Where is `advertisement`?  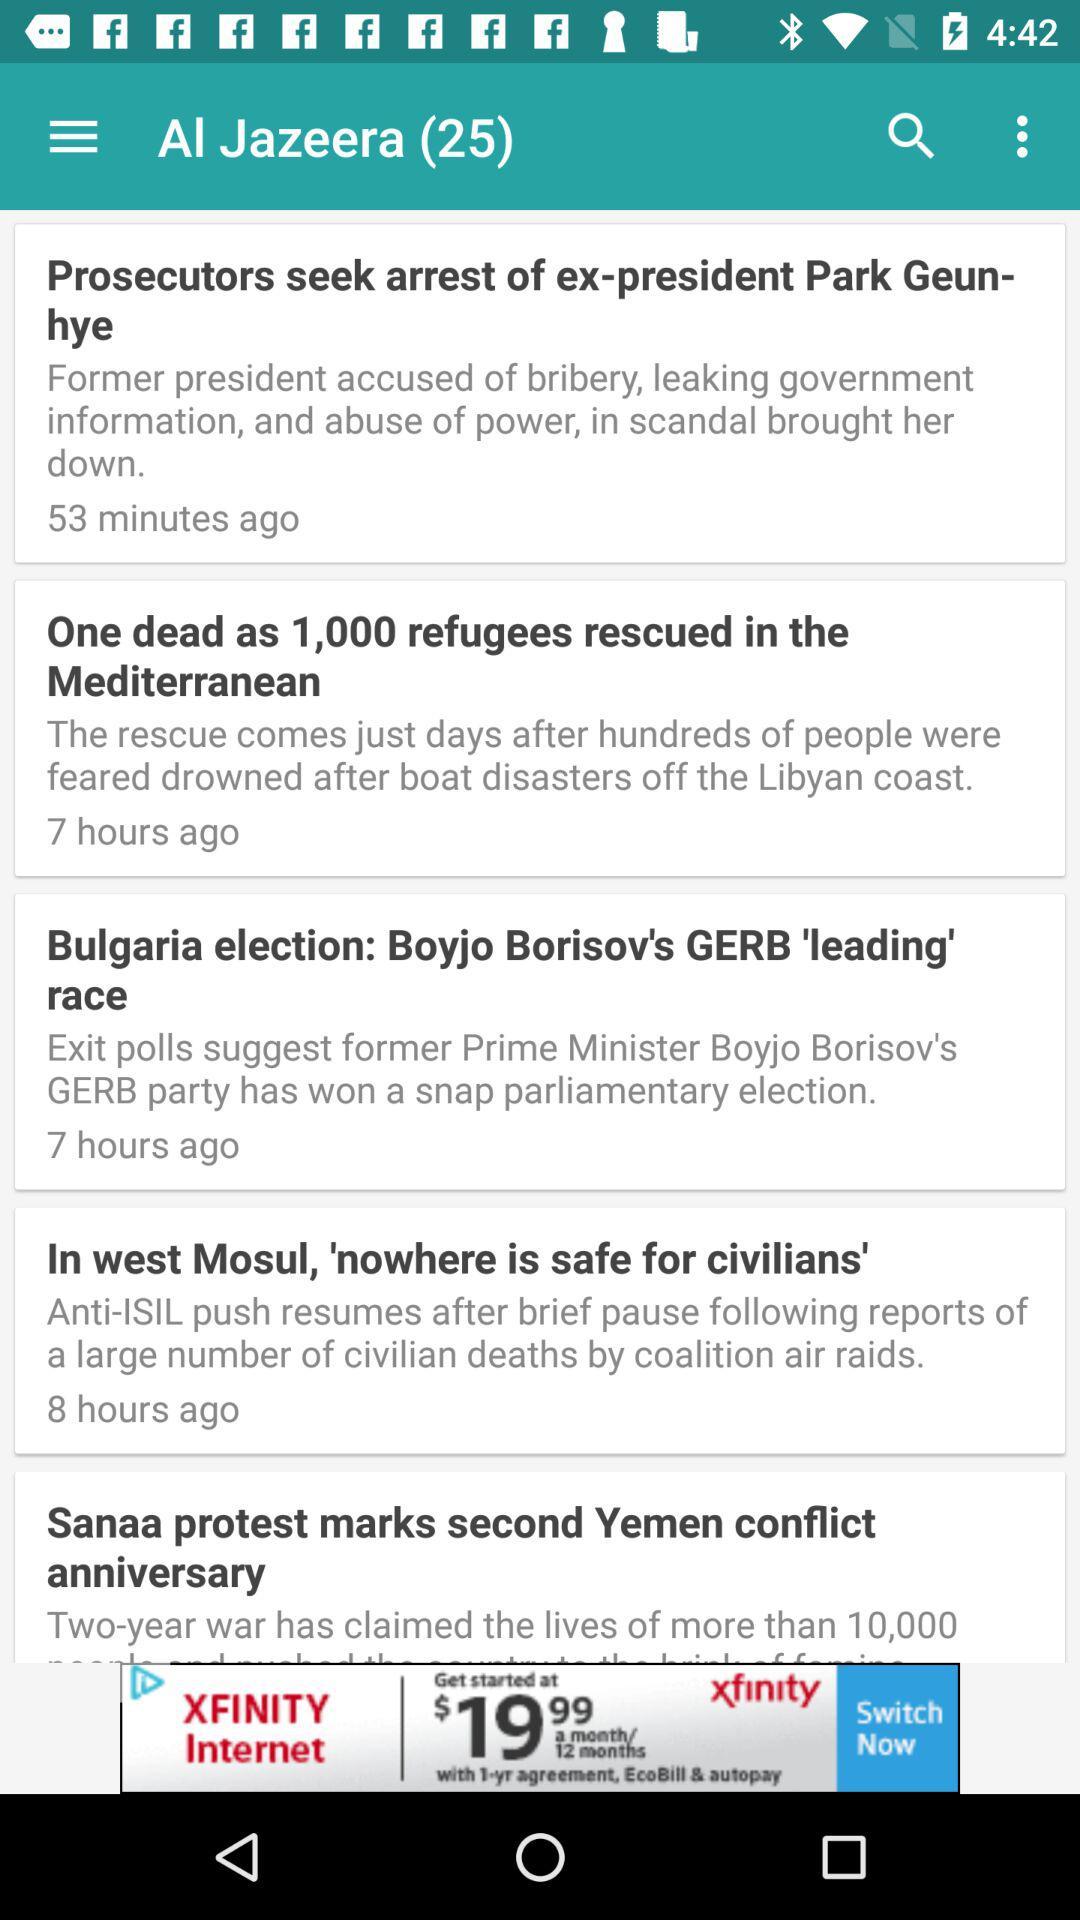 advertisement is located at coordinates (540, 1727).